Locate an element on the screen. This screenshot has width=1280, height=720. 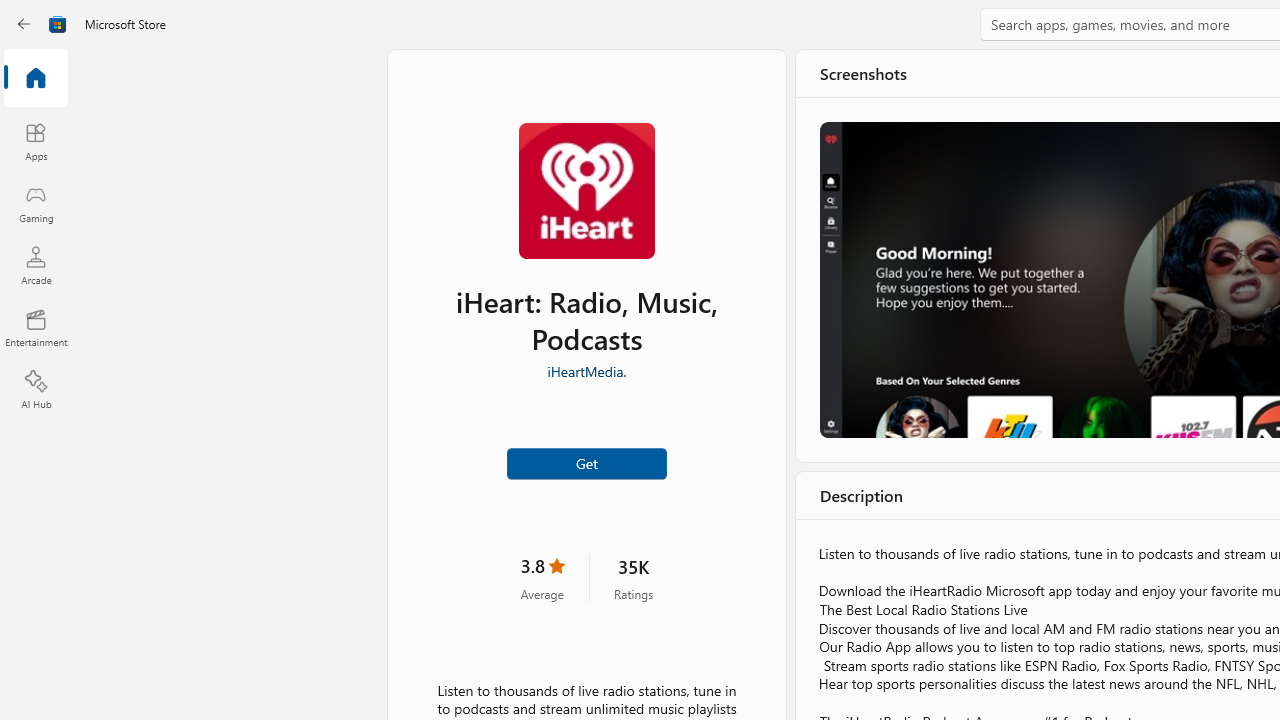
'Get' is located at coordinates (585, 463).